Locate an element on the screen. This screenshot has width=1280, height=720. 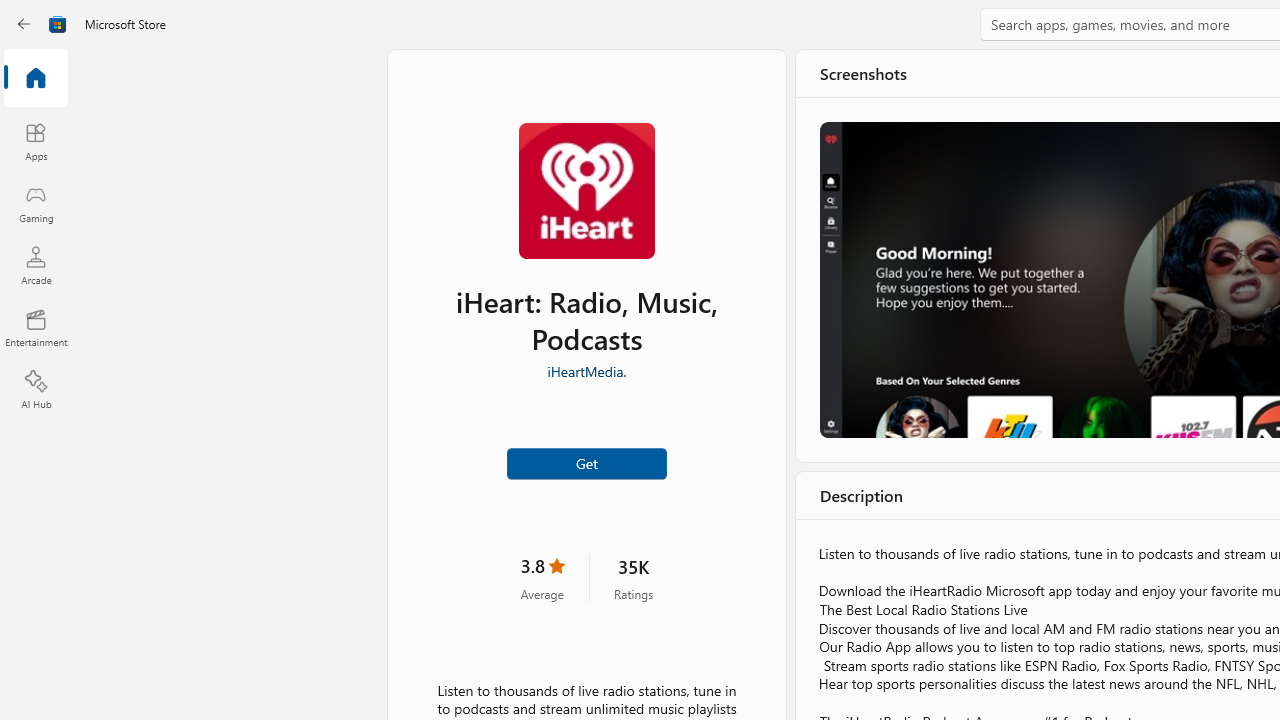
'Get' is located at coordinates (585, 463).